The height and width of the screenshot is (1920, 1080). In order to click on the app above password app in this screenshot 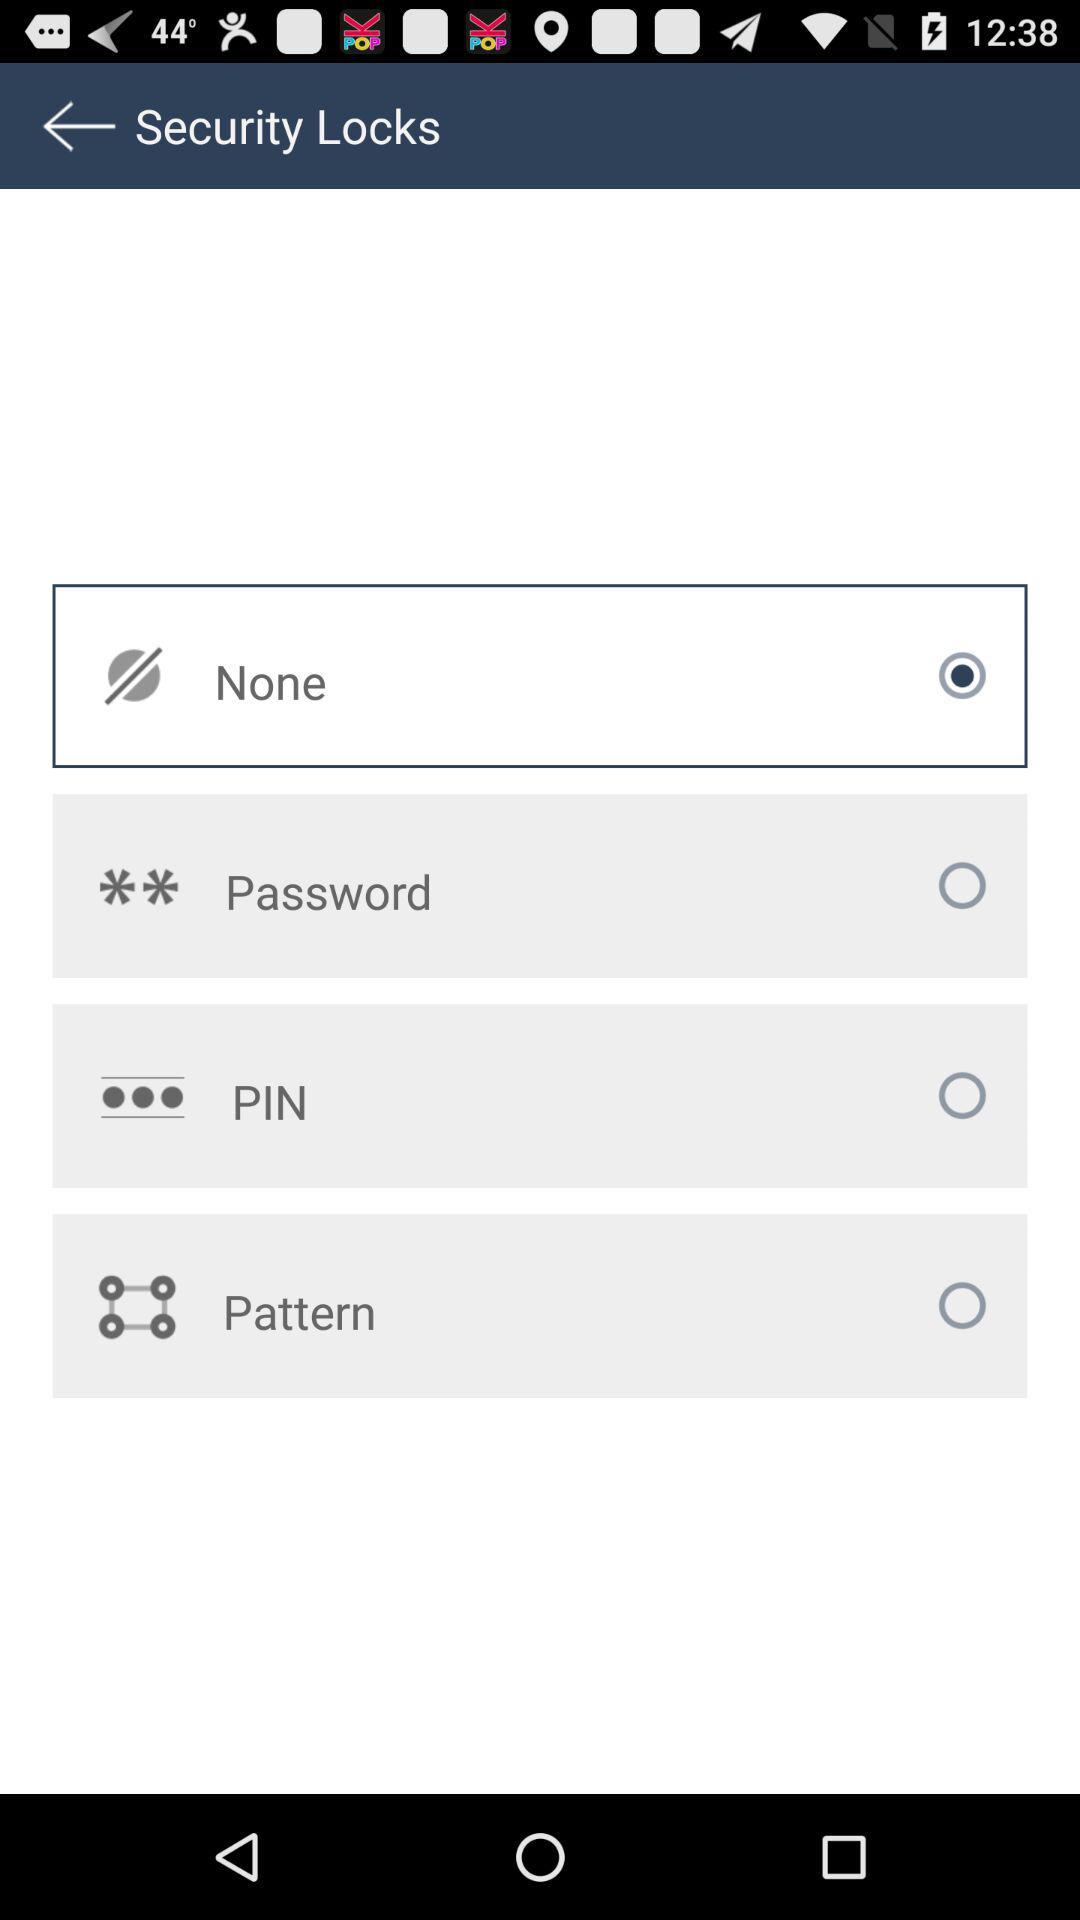, I will do `click(410, 681)`.